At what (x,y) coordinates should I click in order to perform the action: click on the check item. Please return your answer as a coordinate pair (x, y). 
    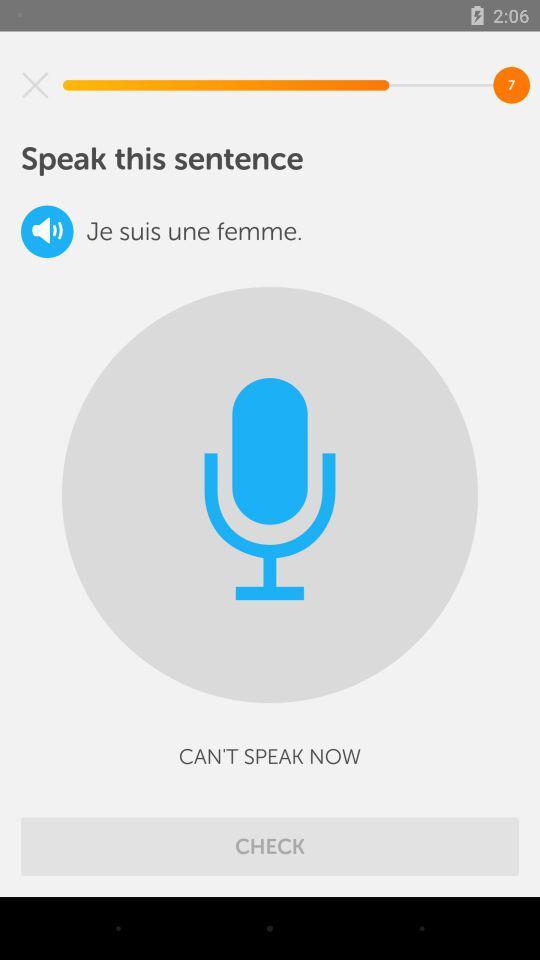
    Looking at the image, I should click on (270, 845).